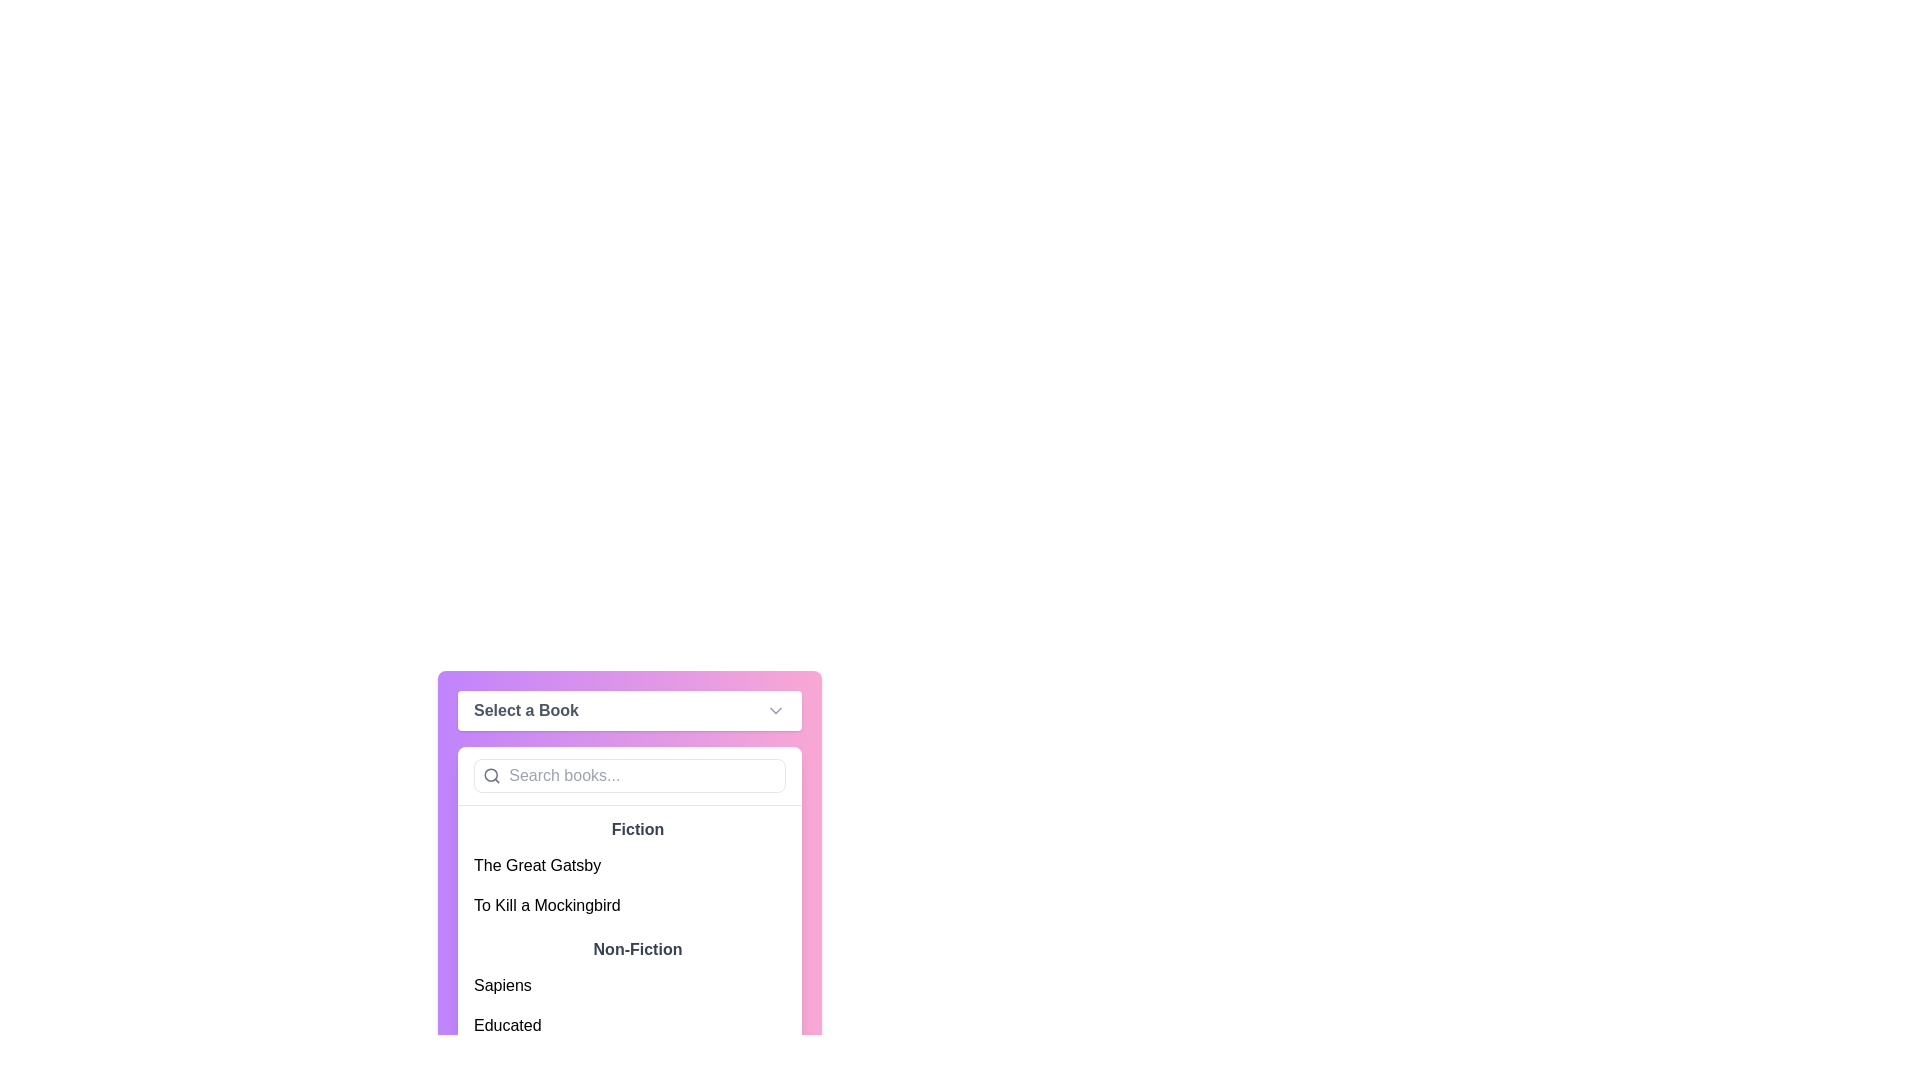  What do you see at coordinates (502, 985) in the screenshot?
I see `the text label for the book titled 'Sapiens' located in the dropdown book selection menu under the 'Non-Fiction' subsection` at bounding box center [502, 985].